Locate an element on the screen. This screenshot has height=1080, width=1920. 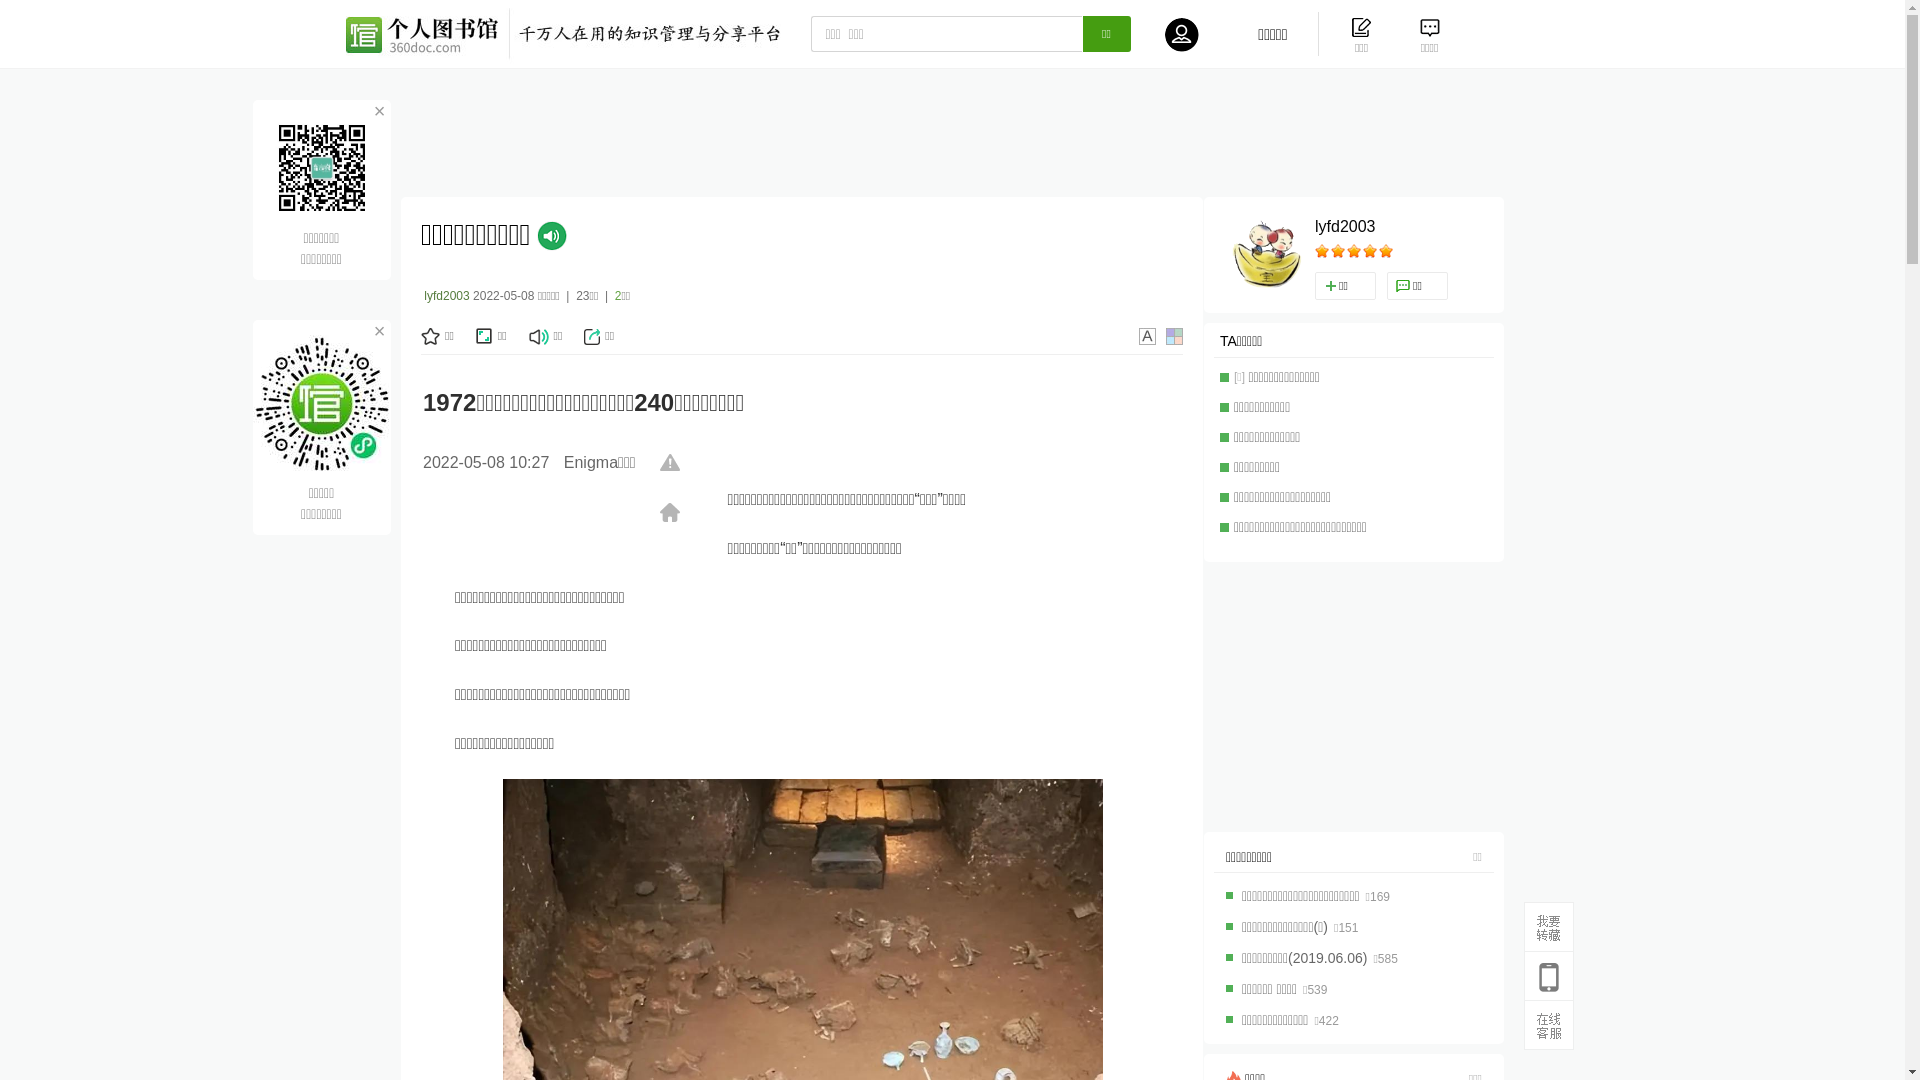
'lyfd2003' is located at coordinates (445, 296).